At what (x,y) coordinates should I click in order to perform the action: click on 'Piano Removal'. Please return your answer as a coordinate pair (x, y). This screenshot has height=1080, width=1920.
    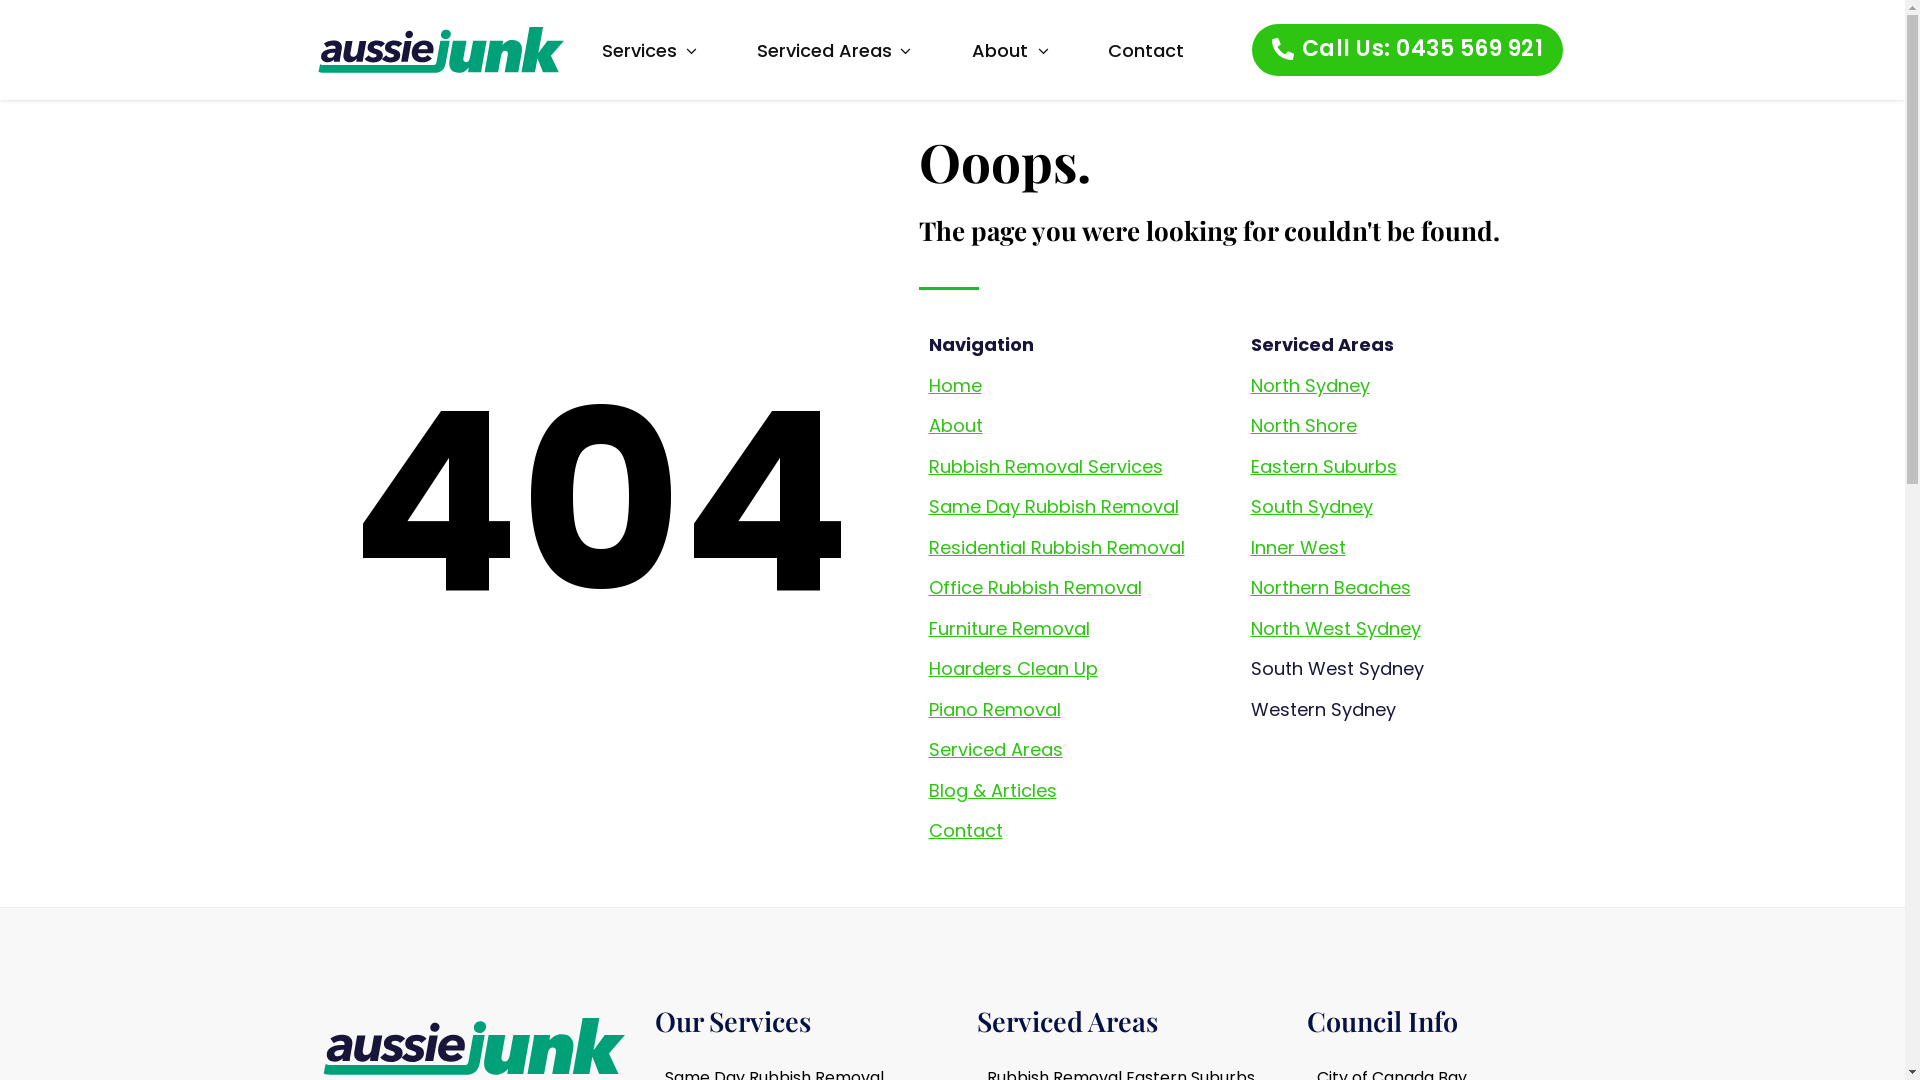
    Looking at the image, I should click on (993, 708).